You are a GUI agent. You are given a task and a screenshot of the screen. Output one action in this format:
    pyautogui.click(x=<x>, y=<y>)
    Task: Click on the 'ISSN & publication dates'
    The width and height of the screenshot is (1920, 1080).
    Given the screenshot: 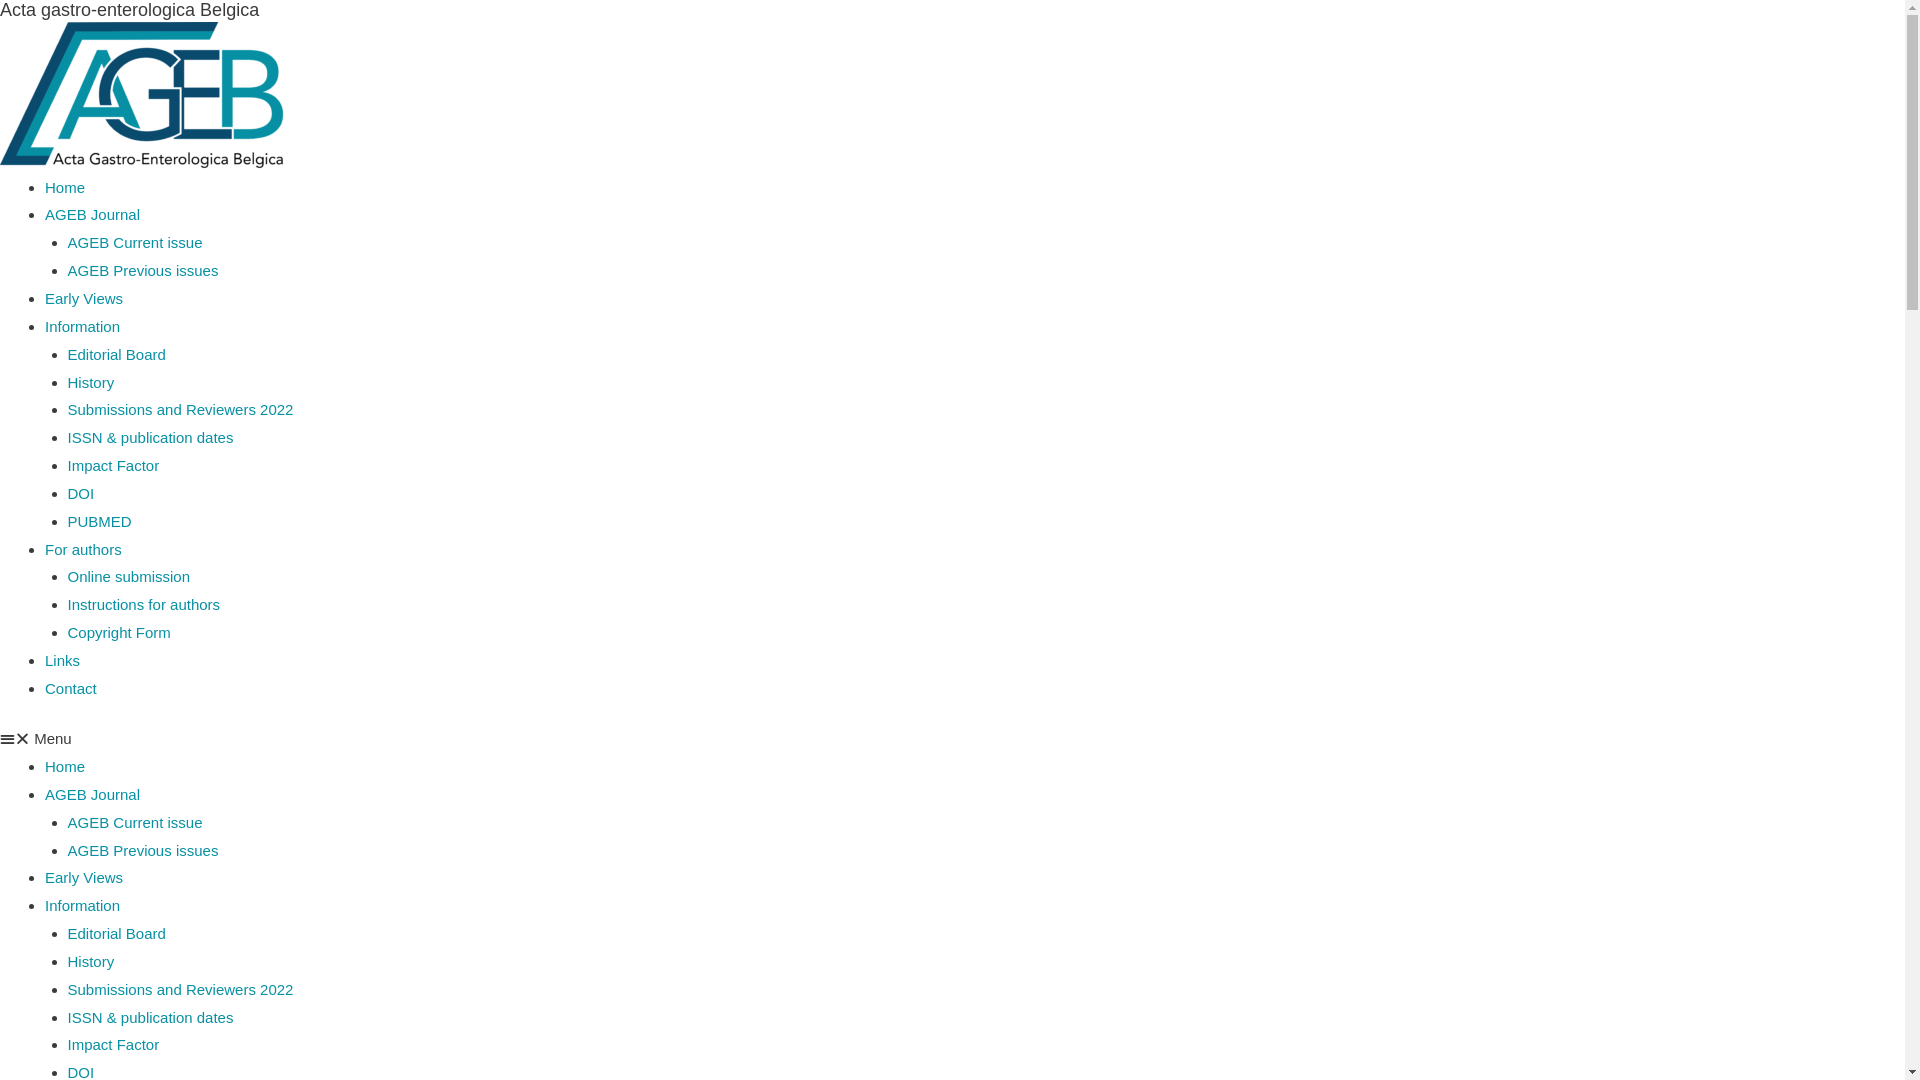 What is the action you would take?
    pyautogui.click(x=149, y=436)
    